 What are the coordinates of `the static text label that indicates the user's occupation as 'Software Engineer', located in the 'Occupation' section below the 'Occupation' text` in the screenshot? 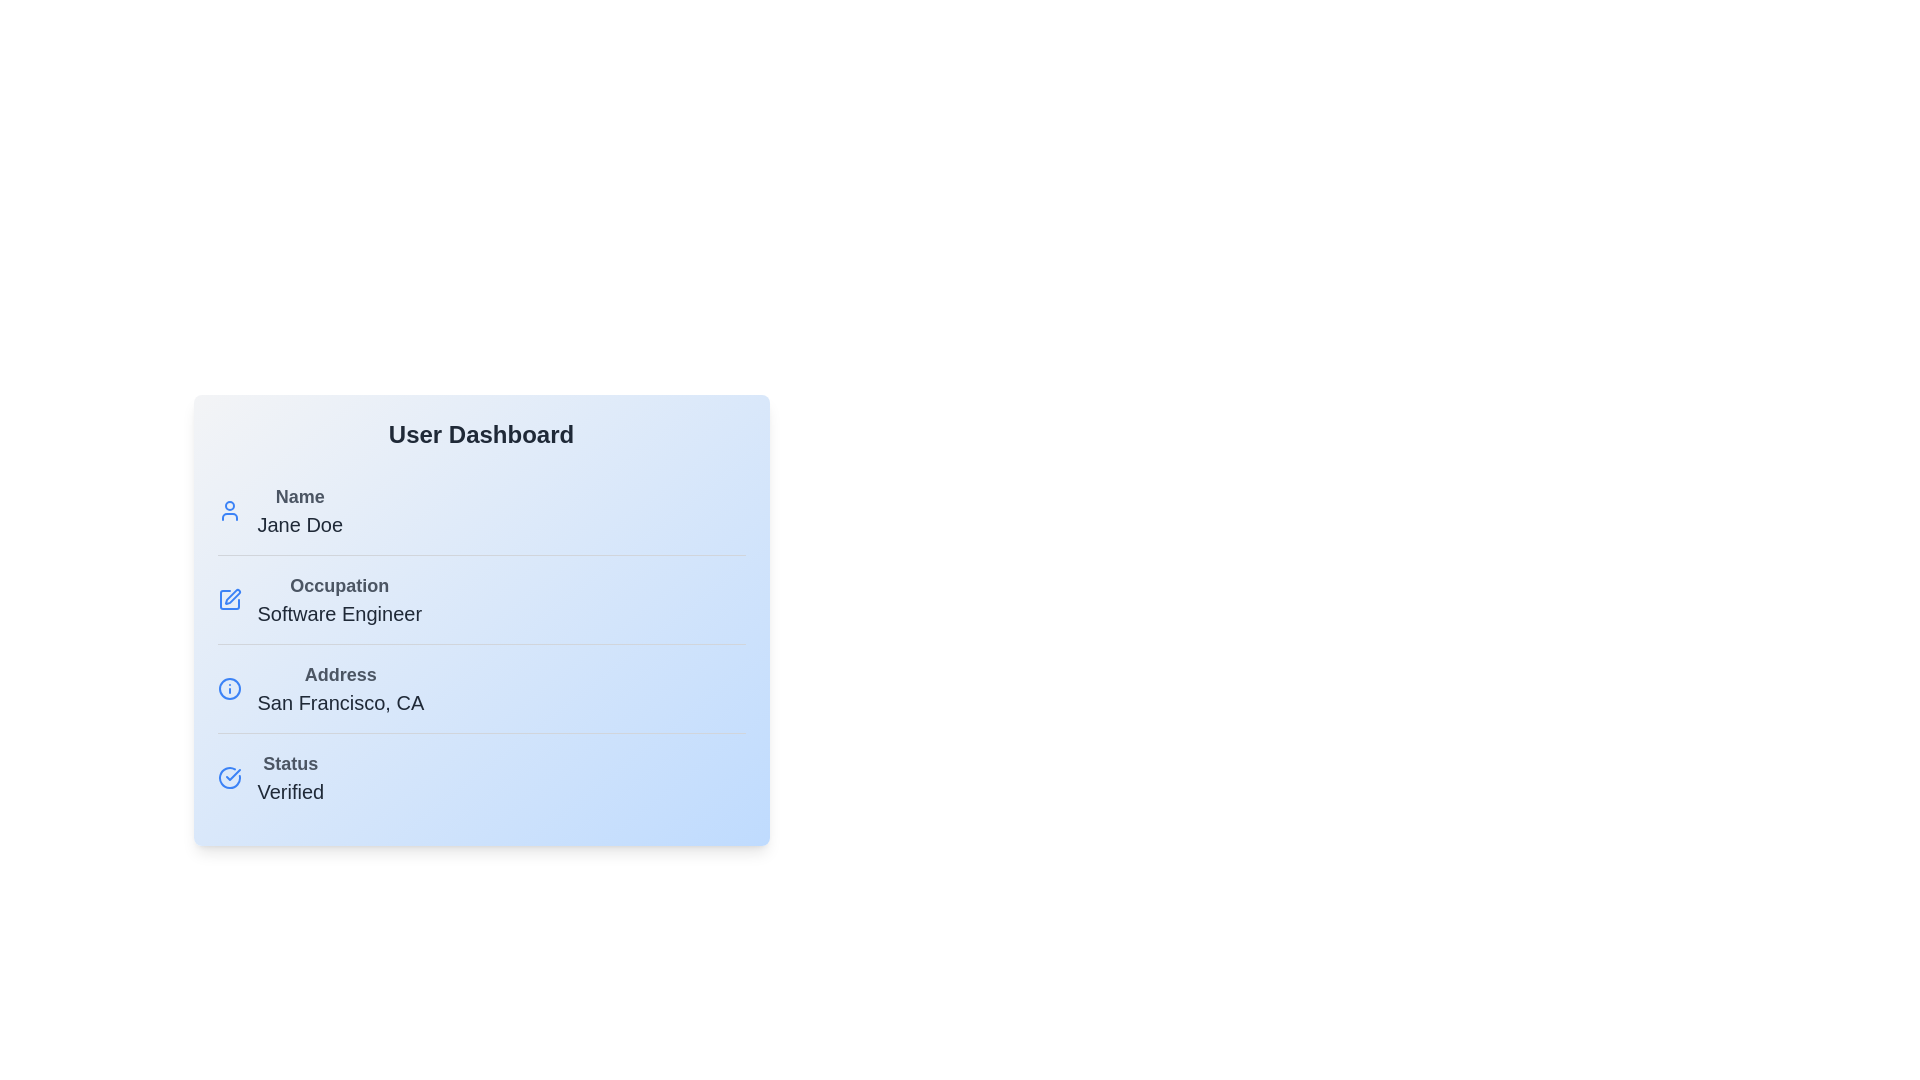 It's located at (339, 612).